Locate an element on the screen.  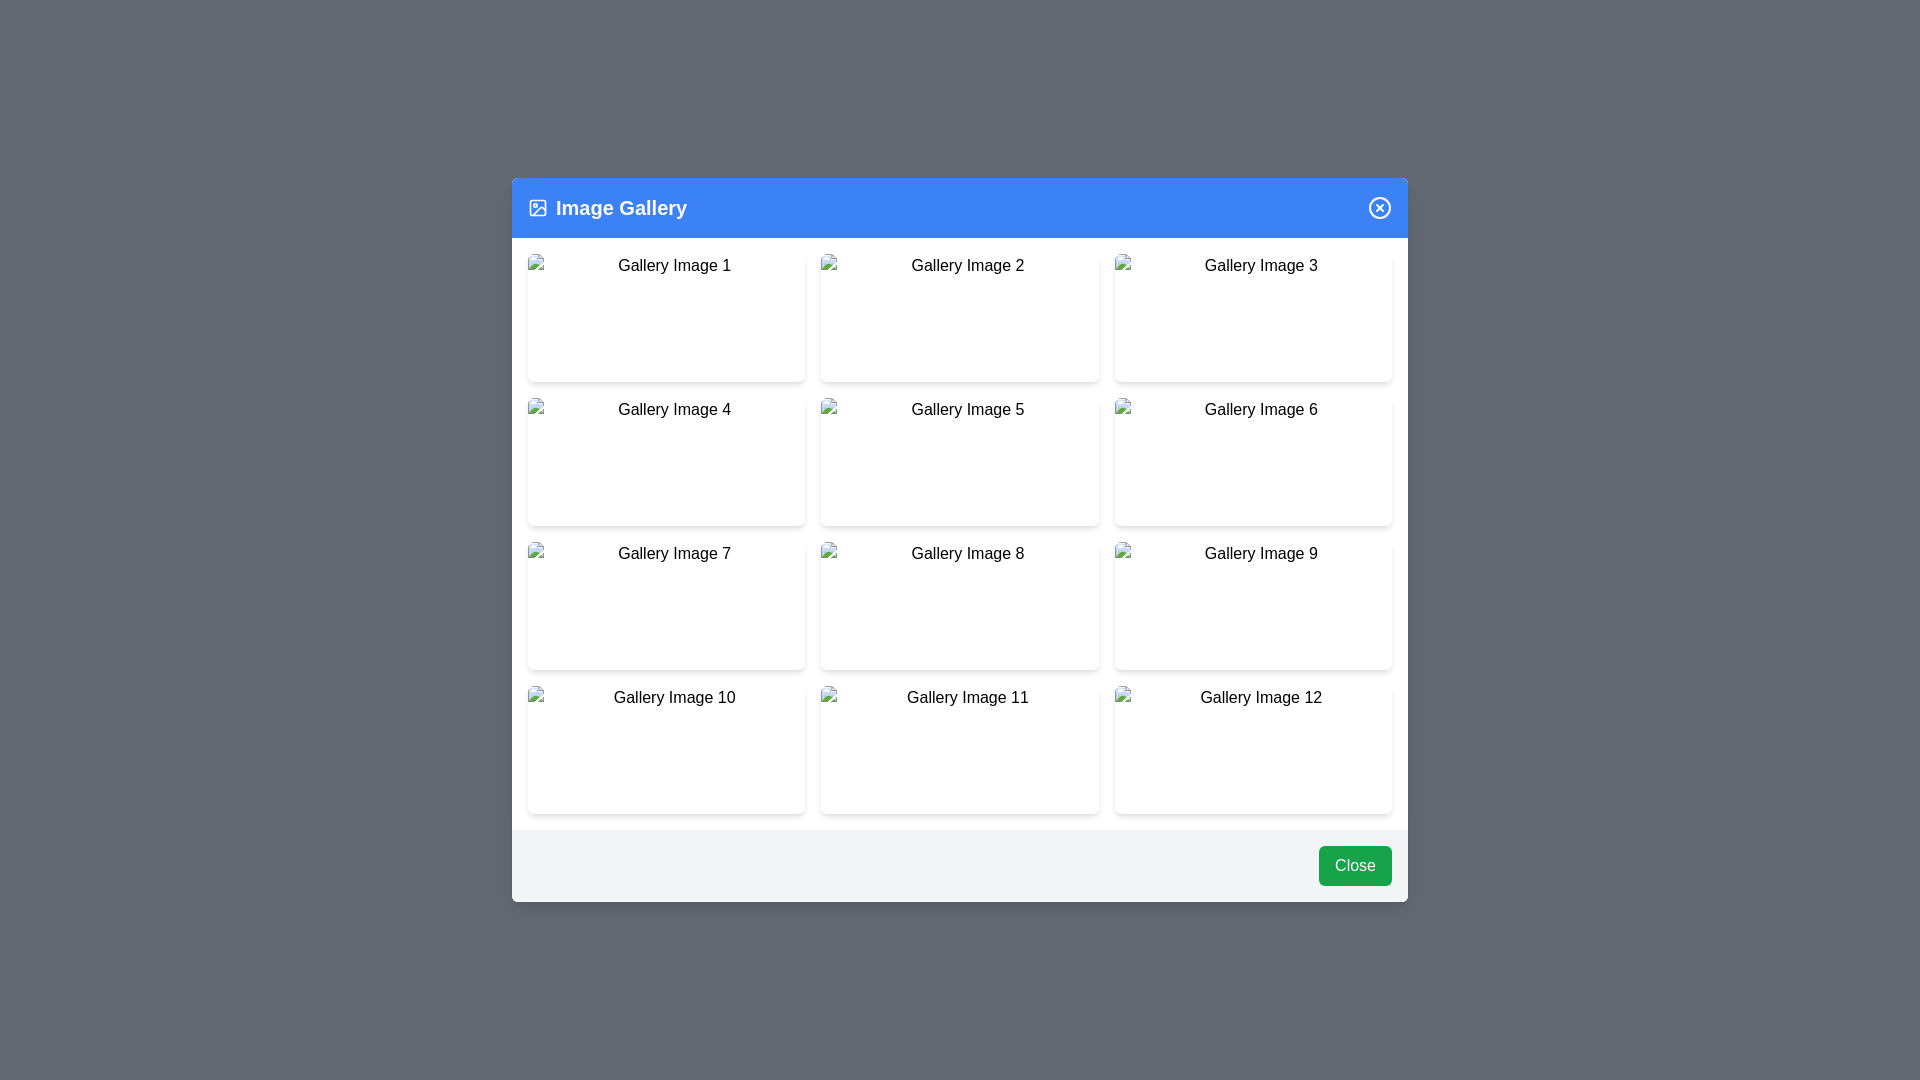
the close button in the header to close the dialog is located at coordinates (1379, 208).